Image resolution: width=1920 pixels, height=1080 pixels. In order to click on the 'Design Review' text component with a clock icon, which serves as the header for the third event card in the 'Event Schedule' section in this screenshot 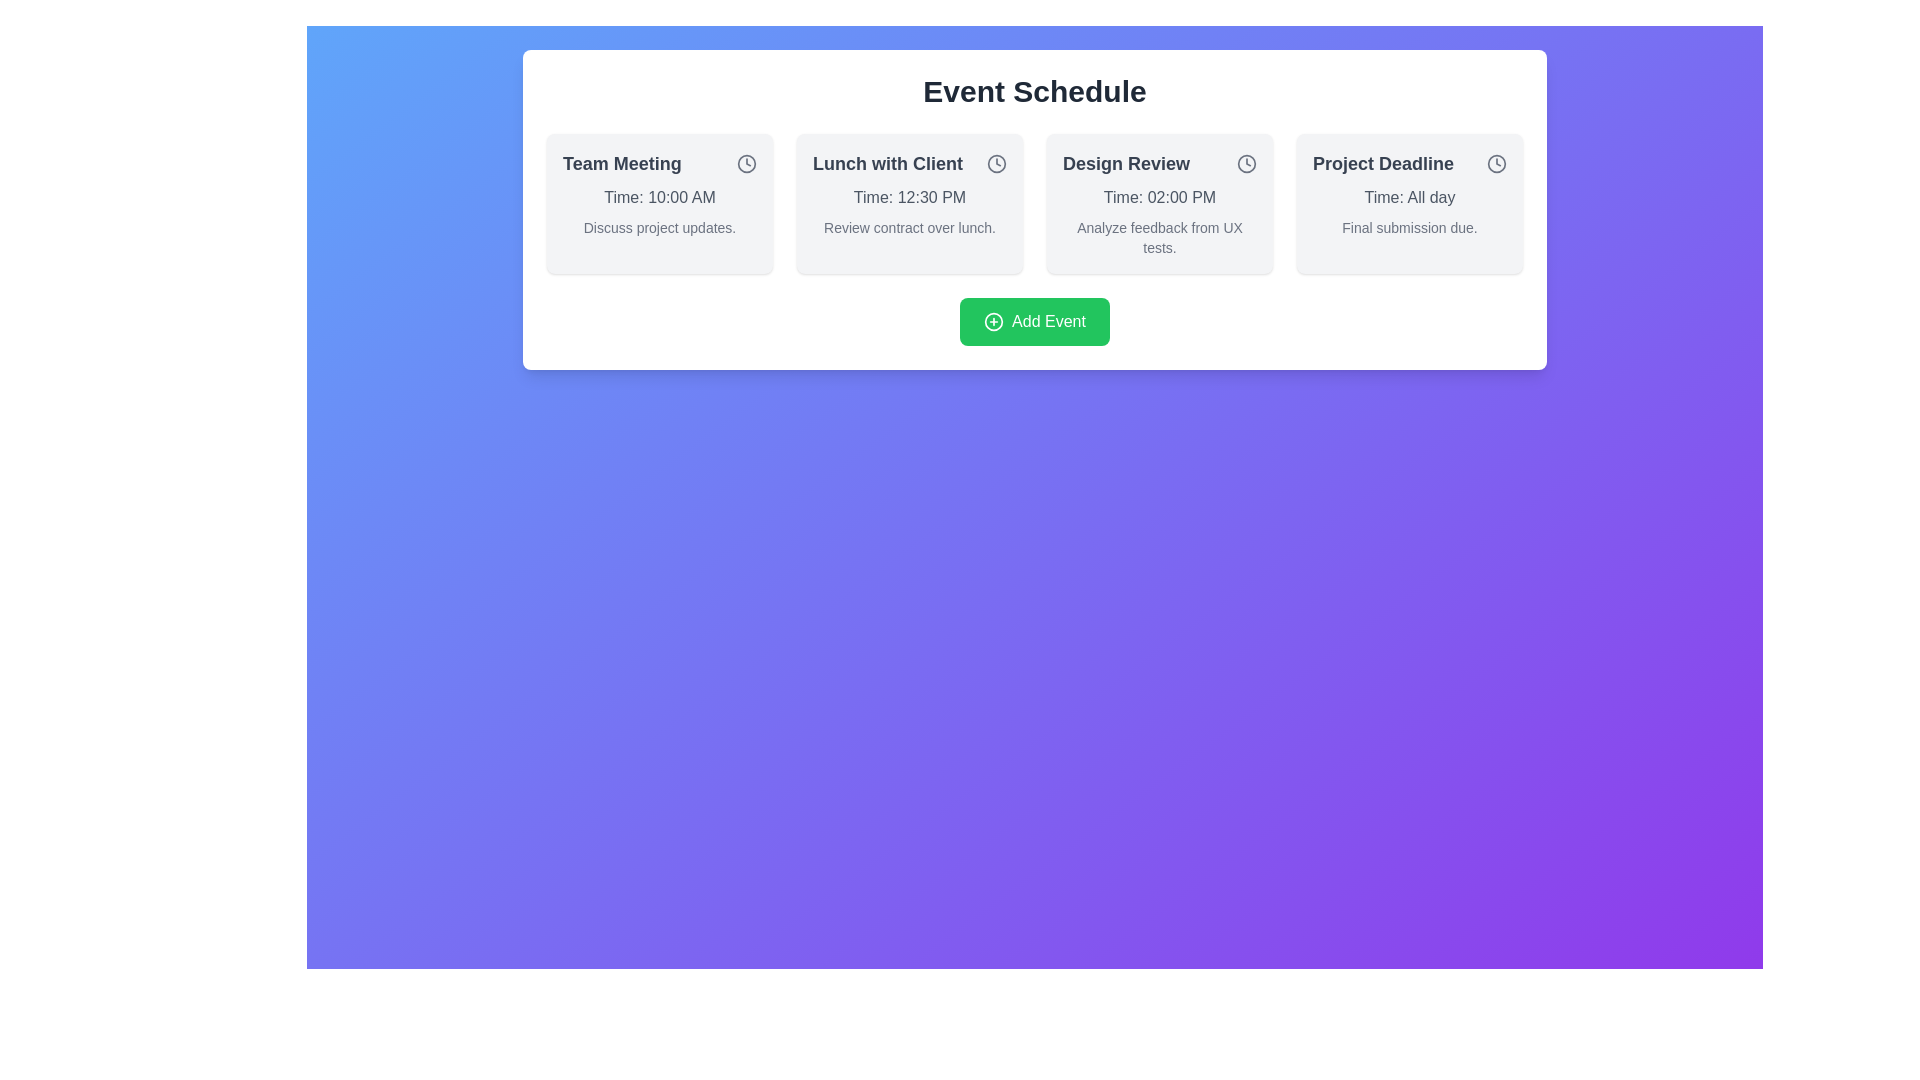, I will do `click(1160, 163)`.